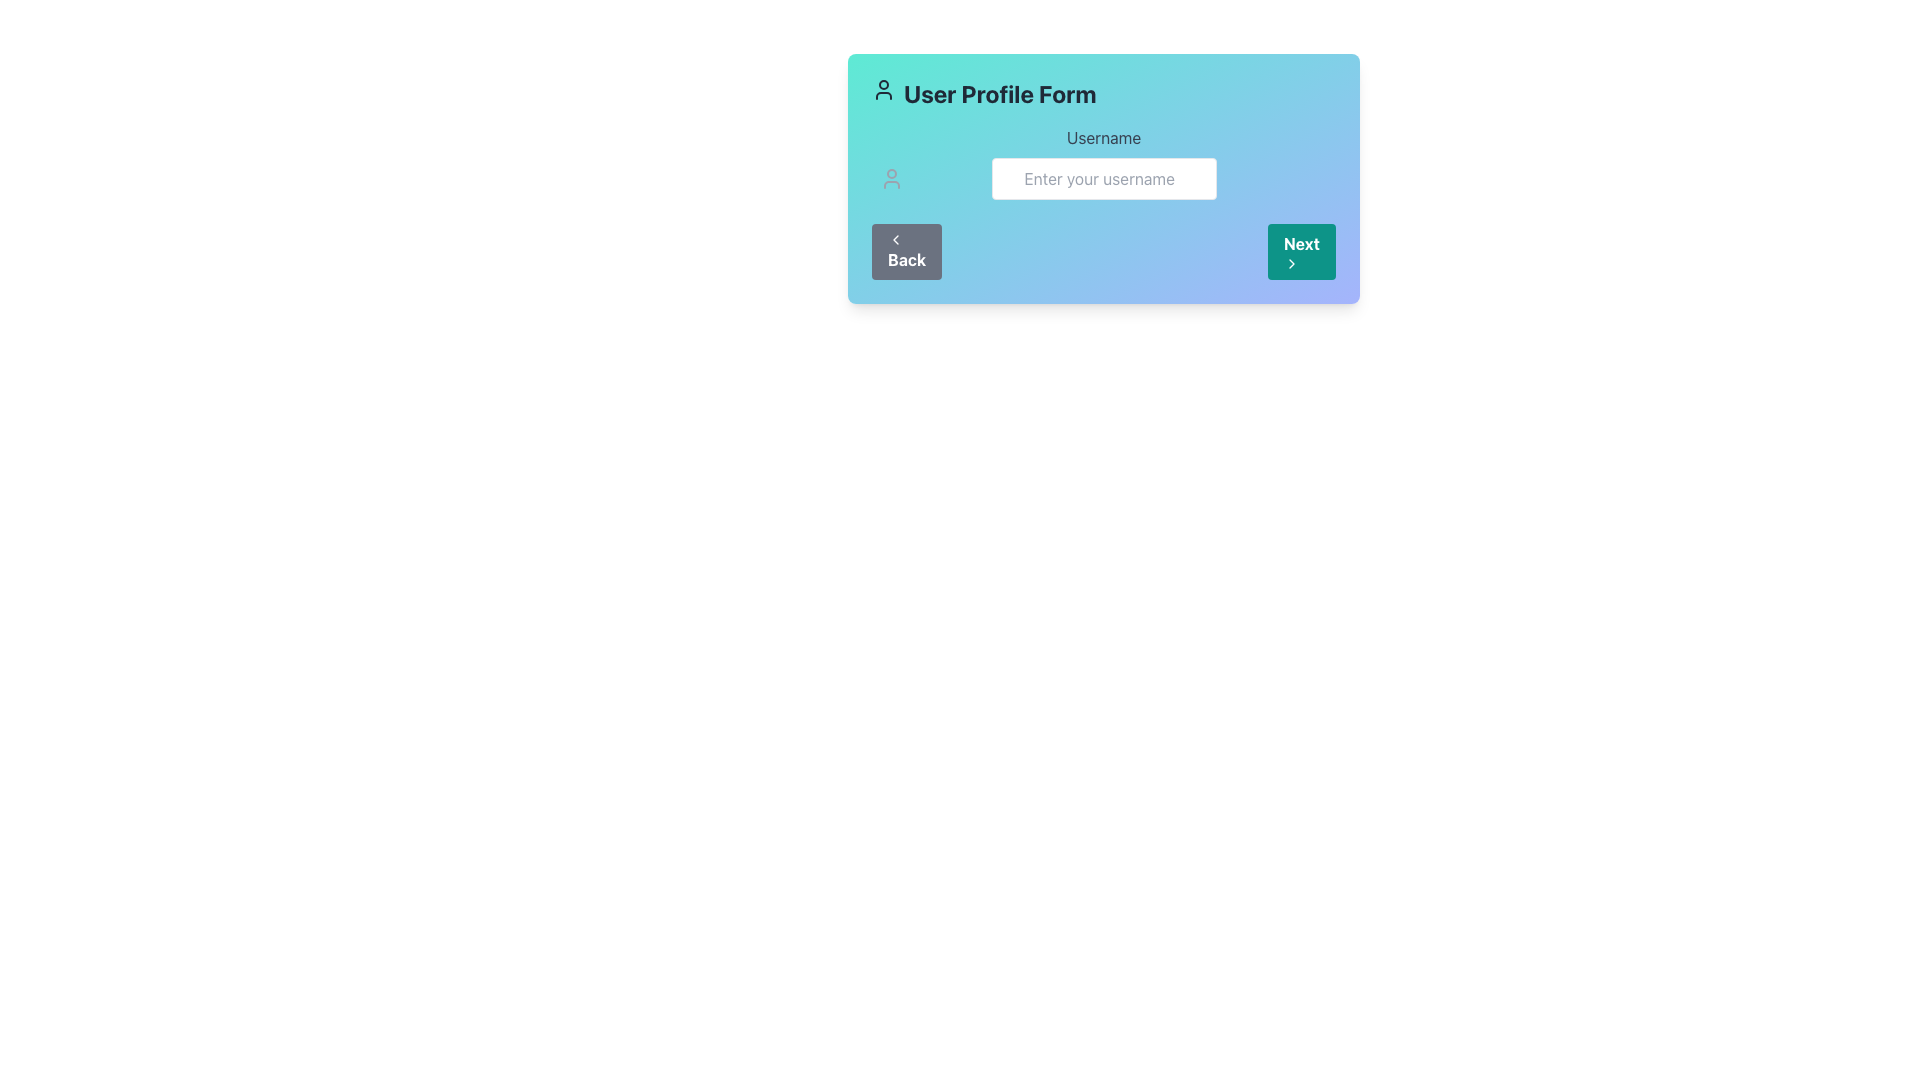 The image size is (1920, 1080). I want to click on the chevron arrow icon located at the rightmost end of the 'Next' button with white text on a teal-green background, so click(1291, 262).